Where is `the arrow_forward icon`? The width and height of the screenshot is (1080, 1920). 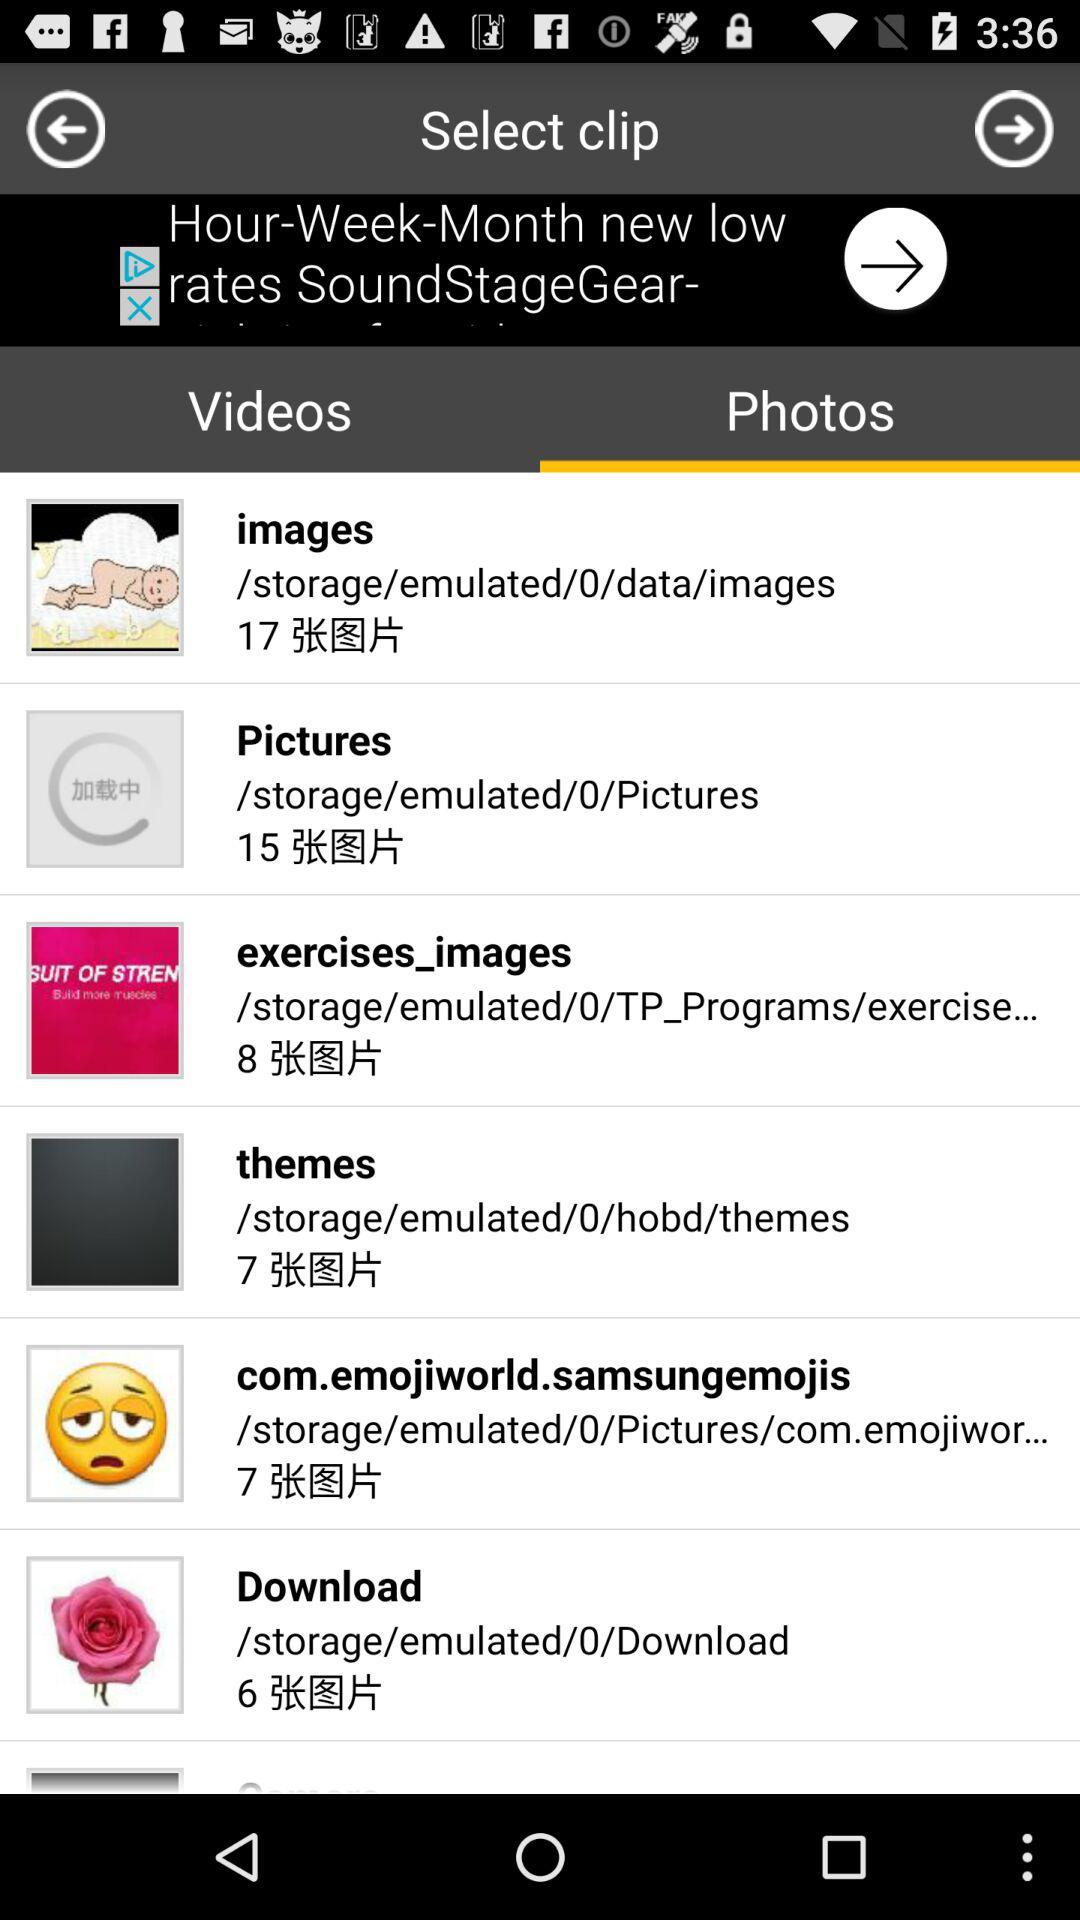
the arrow_forward icon is located at coordinates (1014, 136).